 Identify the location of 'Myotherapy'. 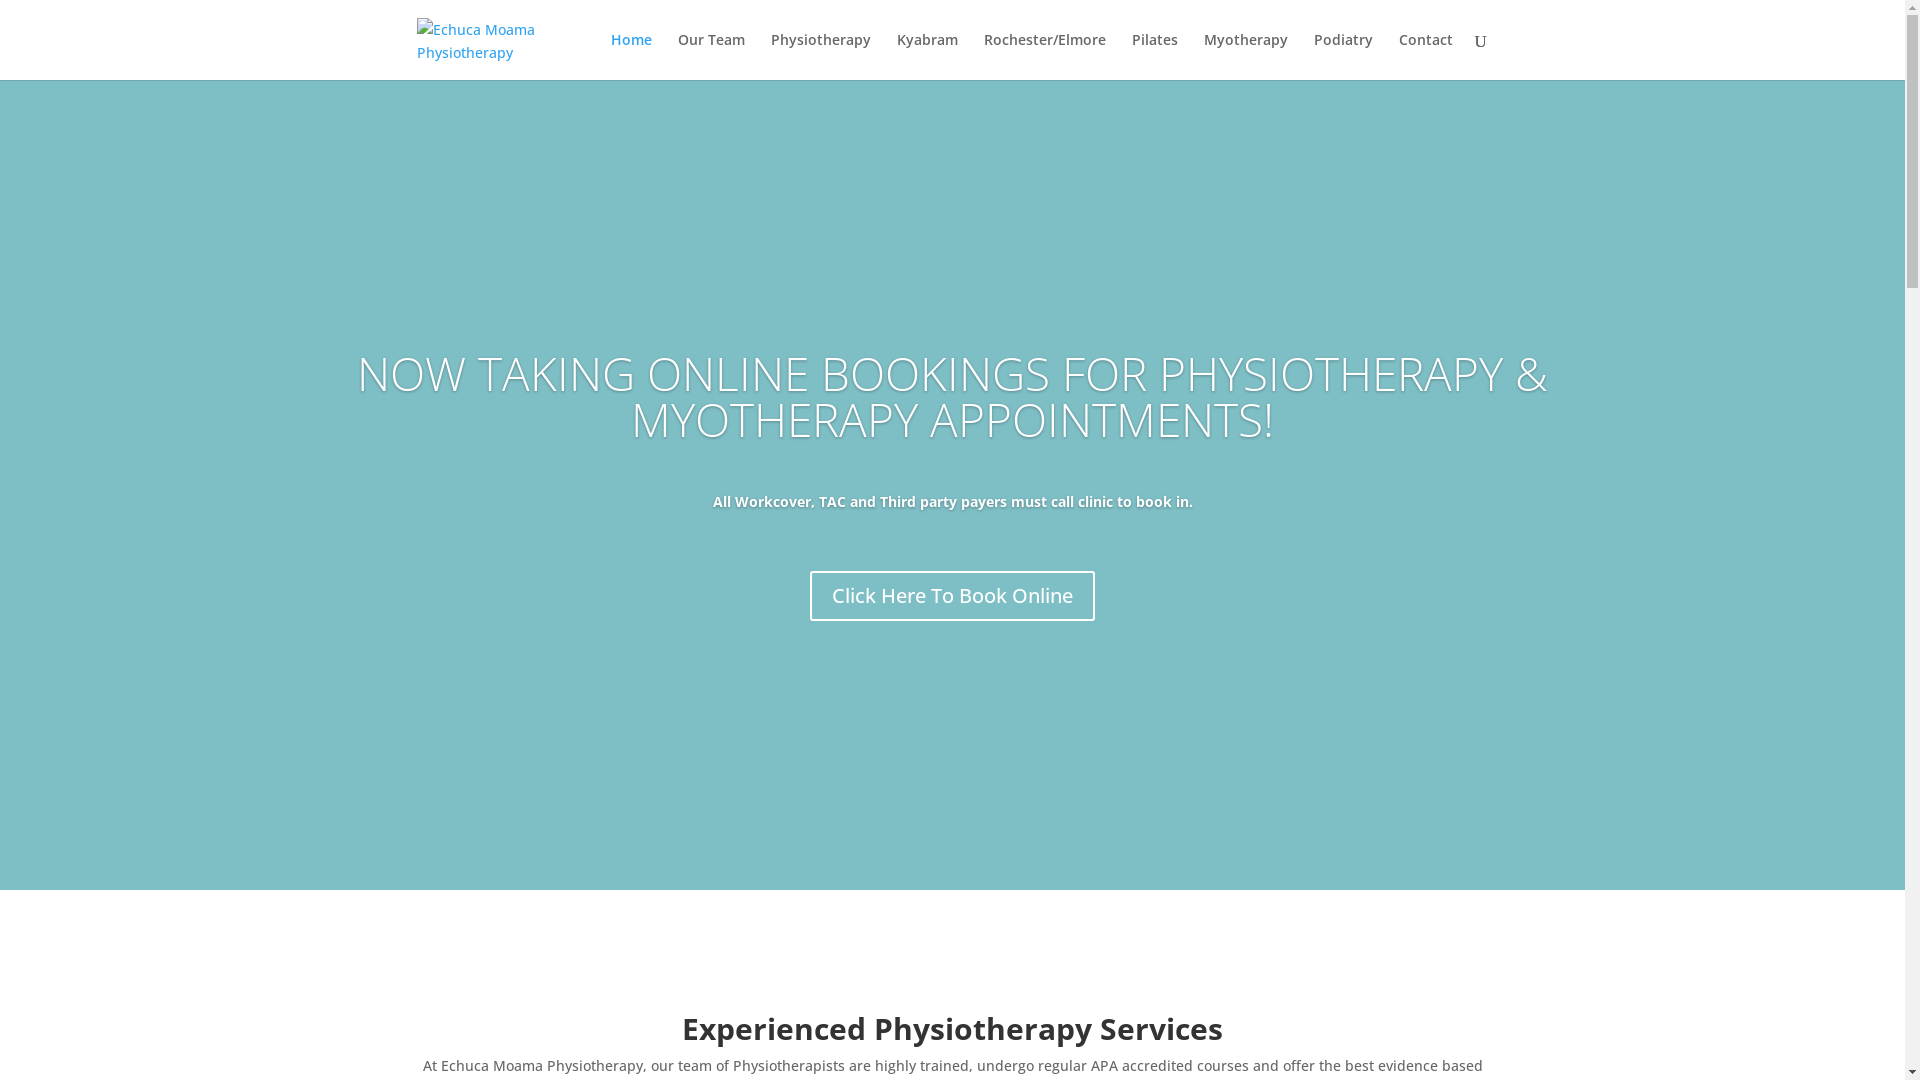
(1245, 55).